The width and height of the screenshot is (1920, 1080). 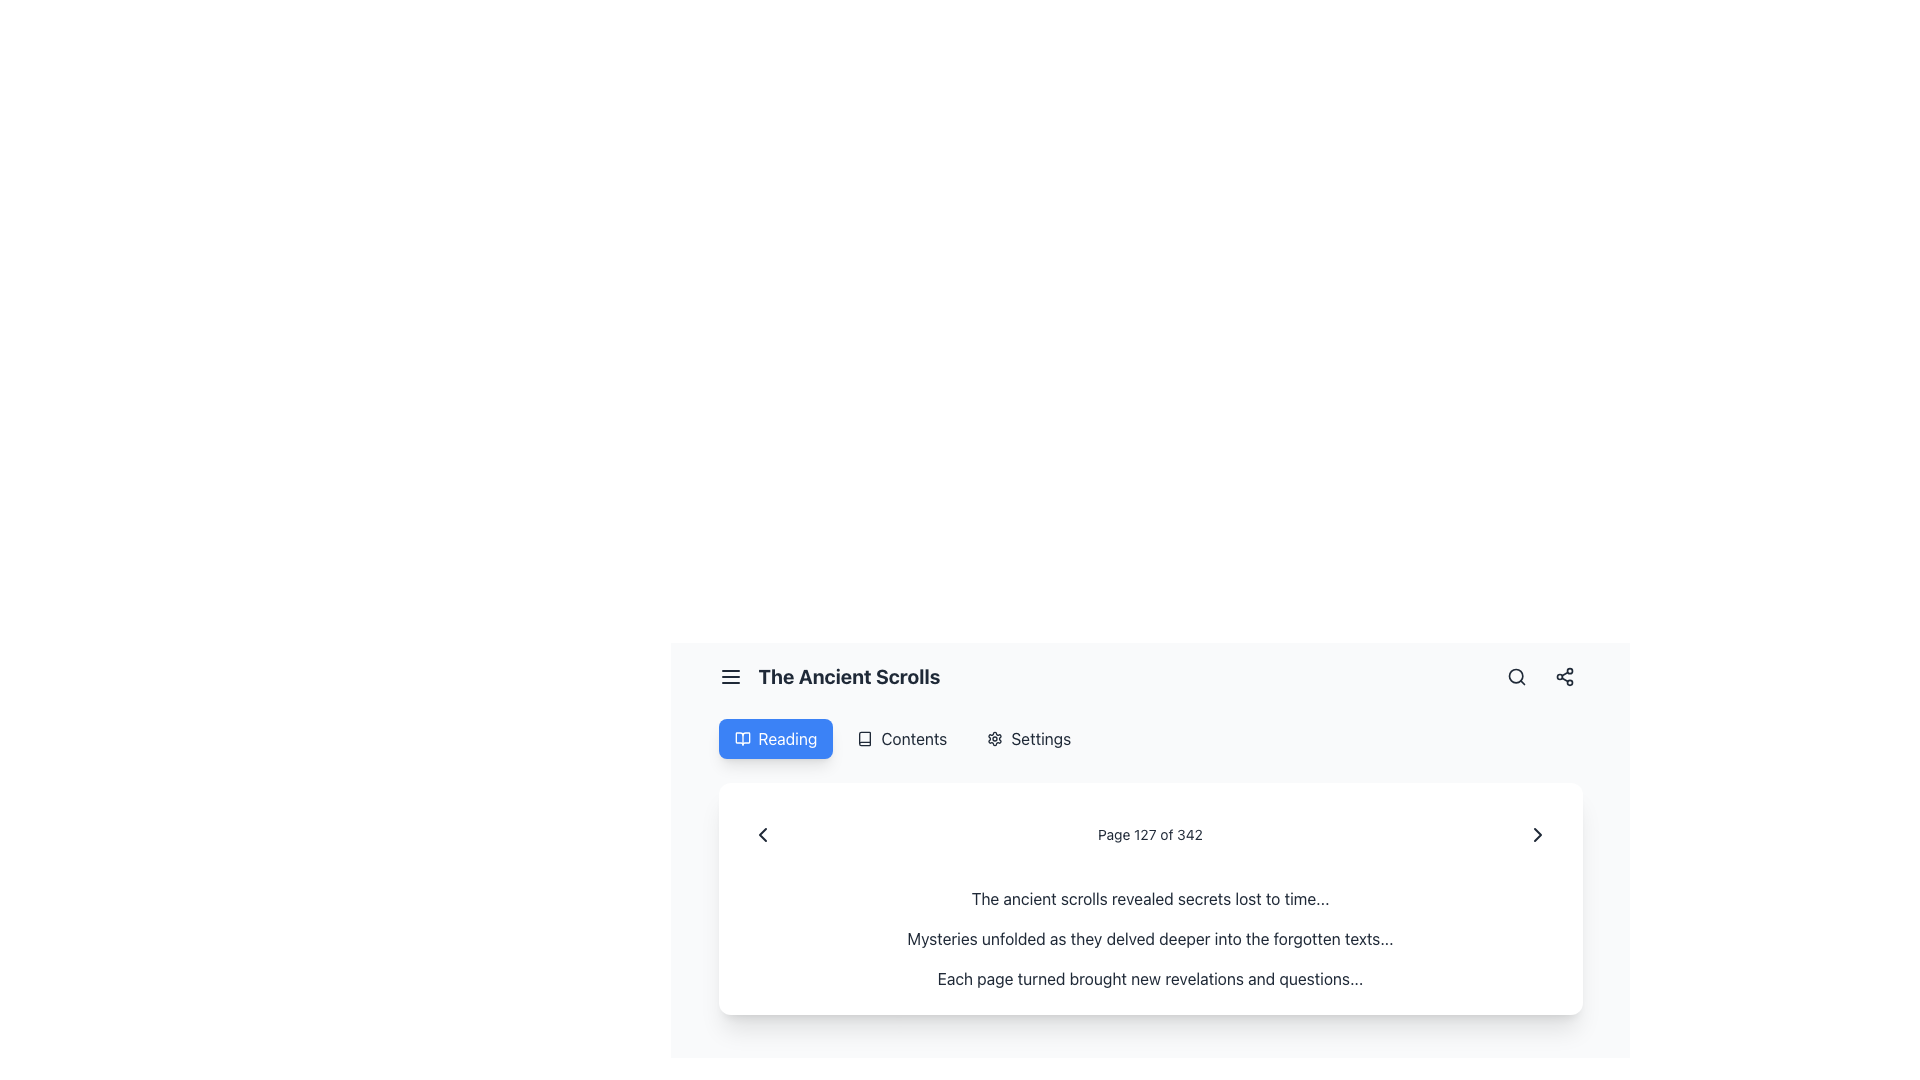 What do you see at coordinates (1516, 676) in the screenshot?
I see `the search button located at the top-right corner of the main interface panel to change its background color` at bounding box center [1516, 676].